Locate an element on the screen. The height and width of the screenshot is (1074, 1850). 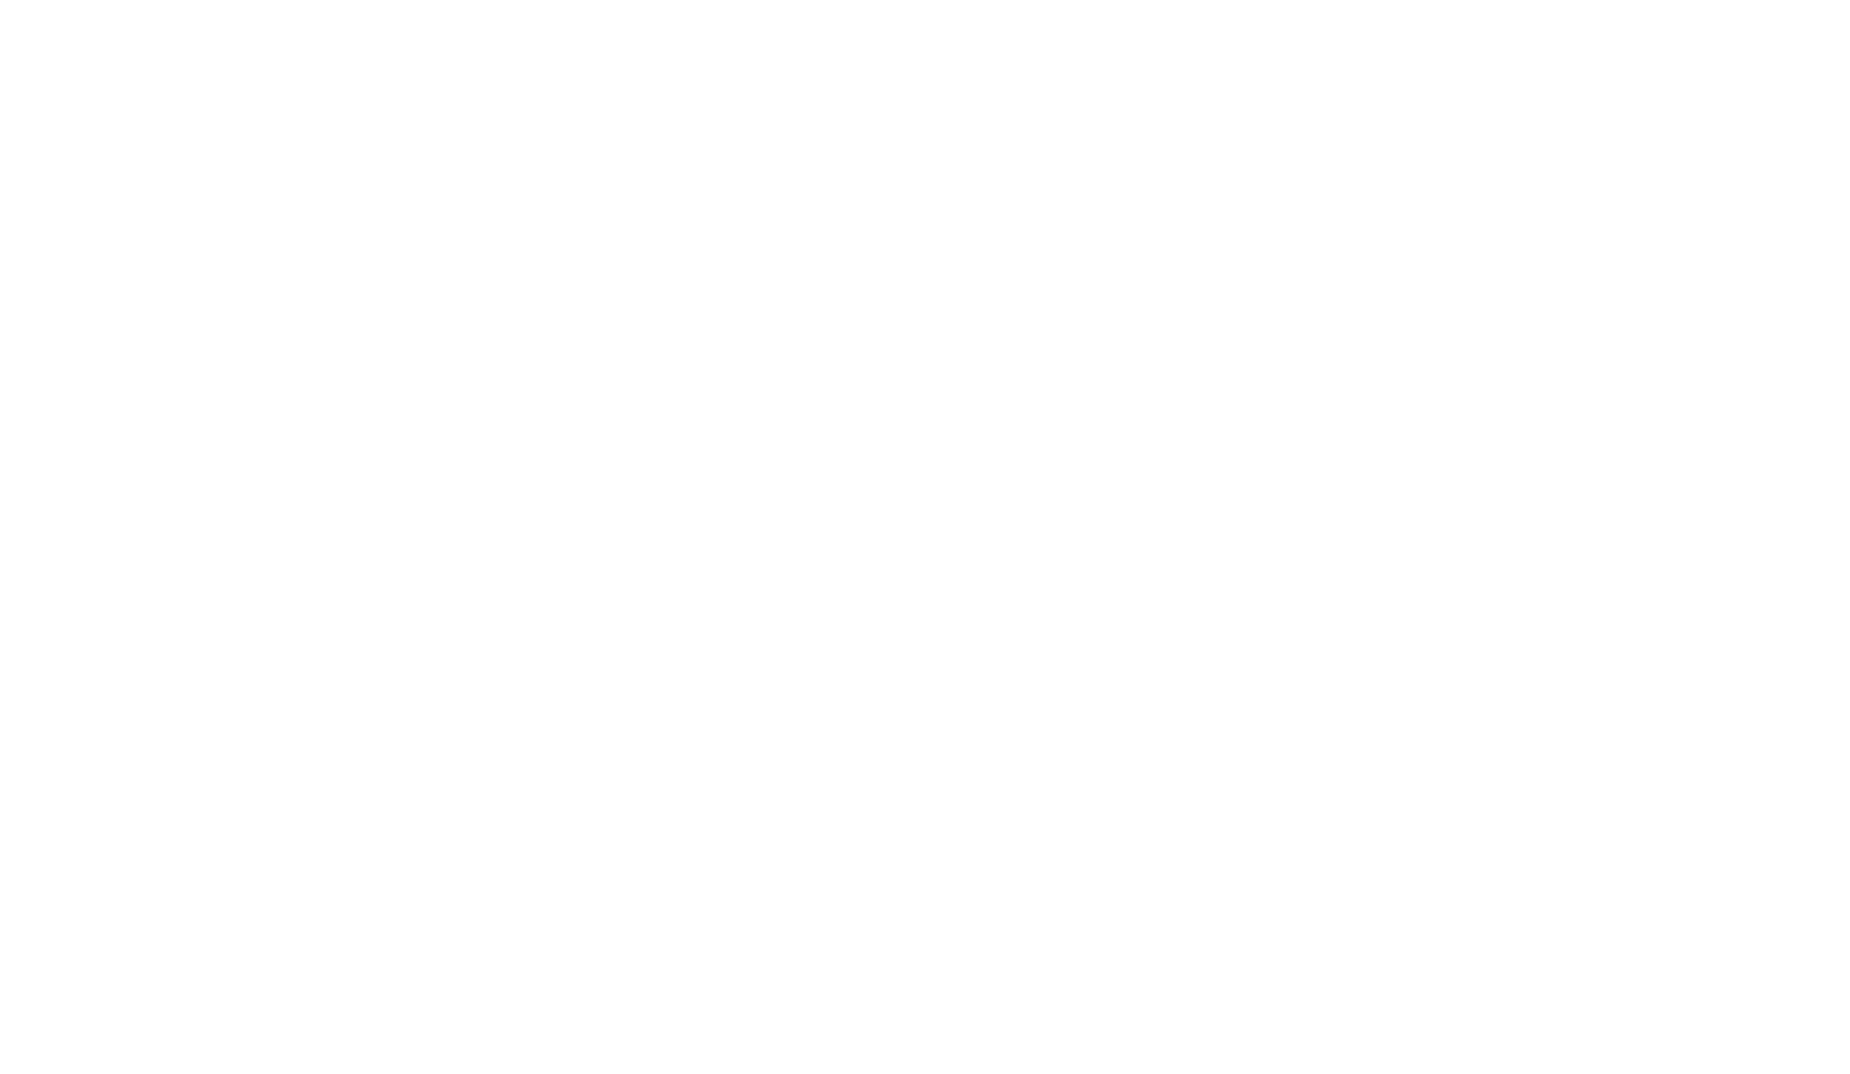
'Cala Fuili' is located at coordinates (406, 551).